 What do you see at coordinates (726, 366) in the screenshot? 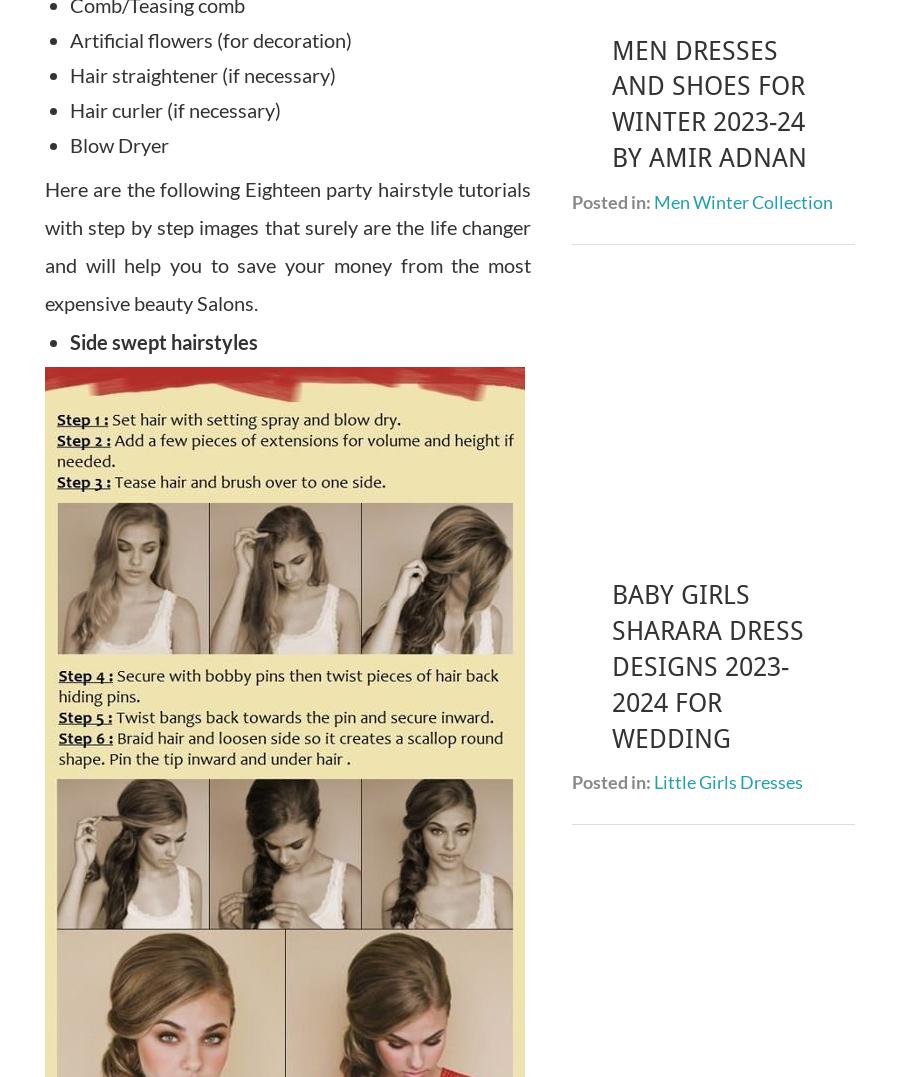
I see `'Little Girls Dresses'` at bounding box center [726, 366].